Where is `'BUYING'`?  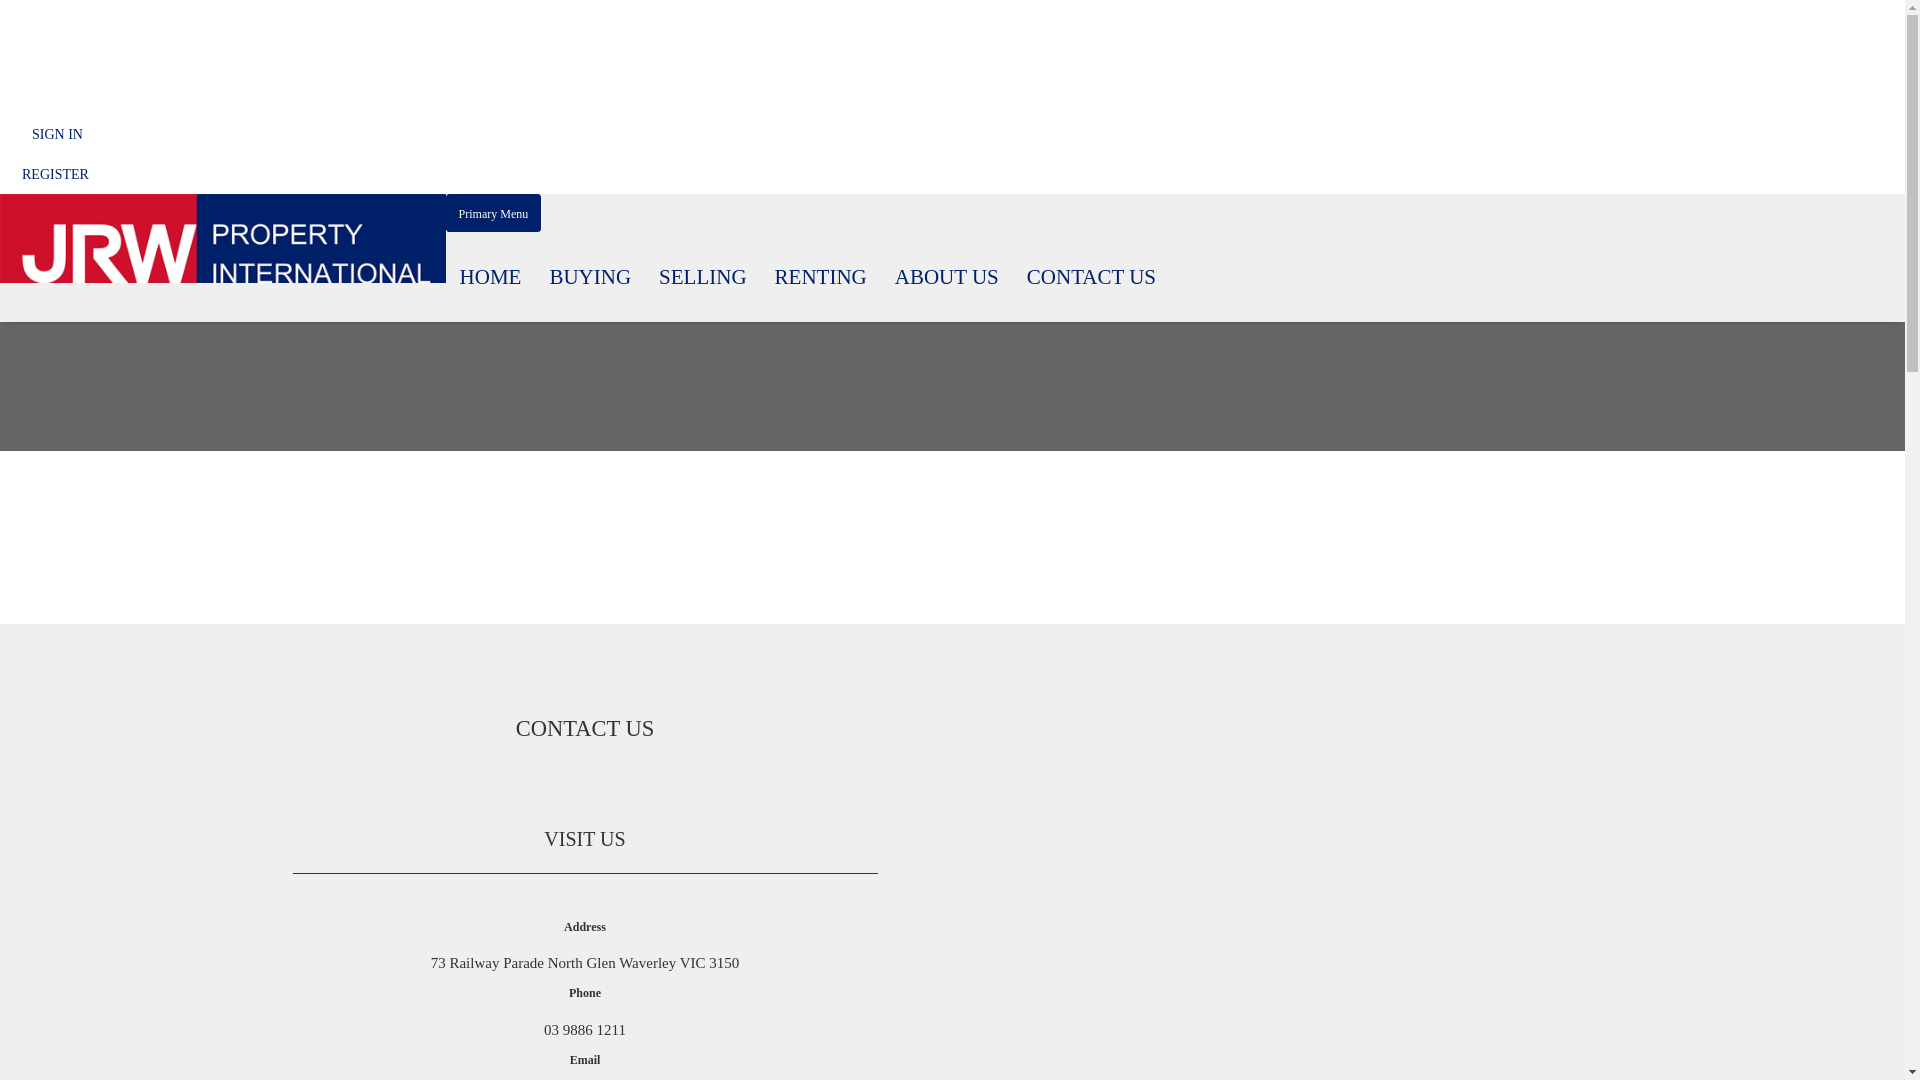 'BUYING' is located at coordinates (589, 277).